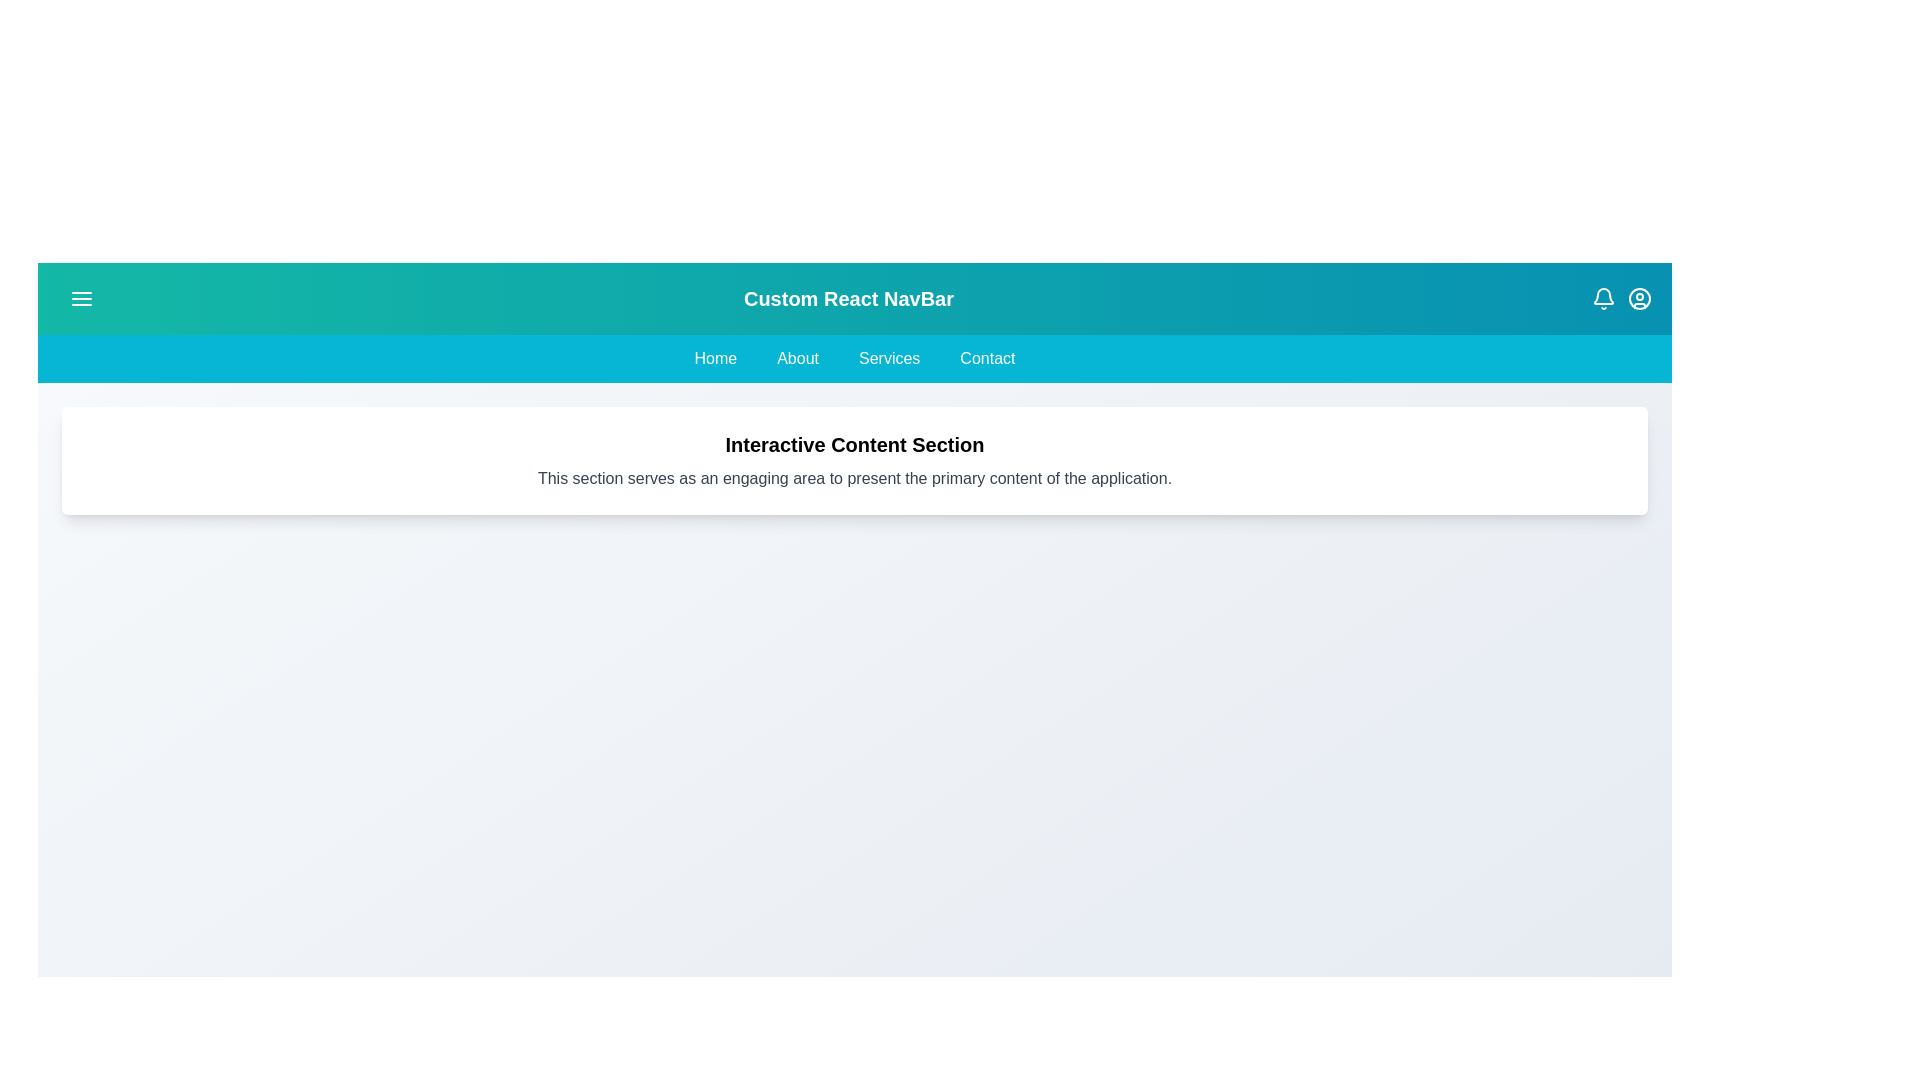  What do you see at coordinates (1640, 299) in the screenshot?
I see `the 'User Circle' icon to open the user profile options` at bounding box center [1640, 299].